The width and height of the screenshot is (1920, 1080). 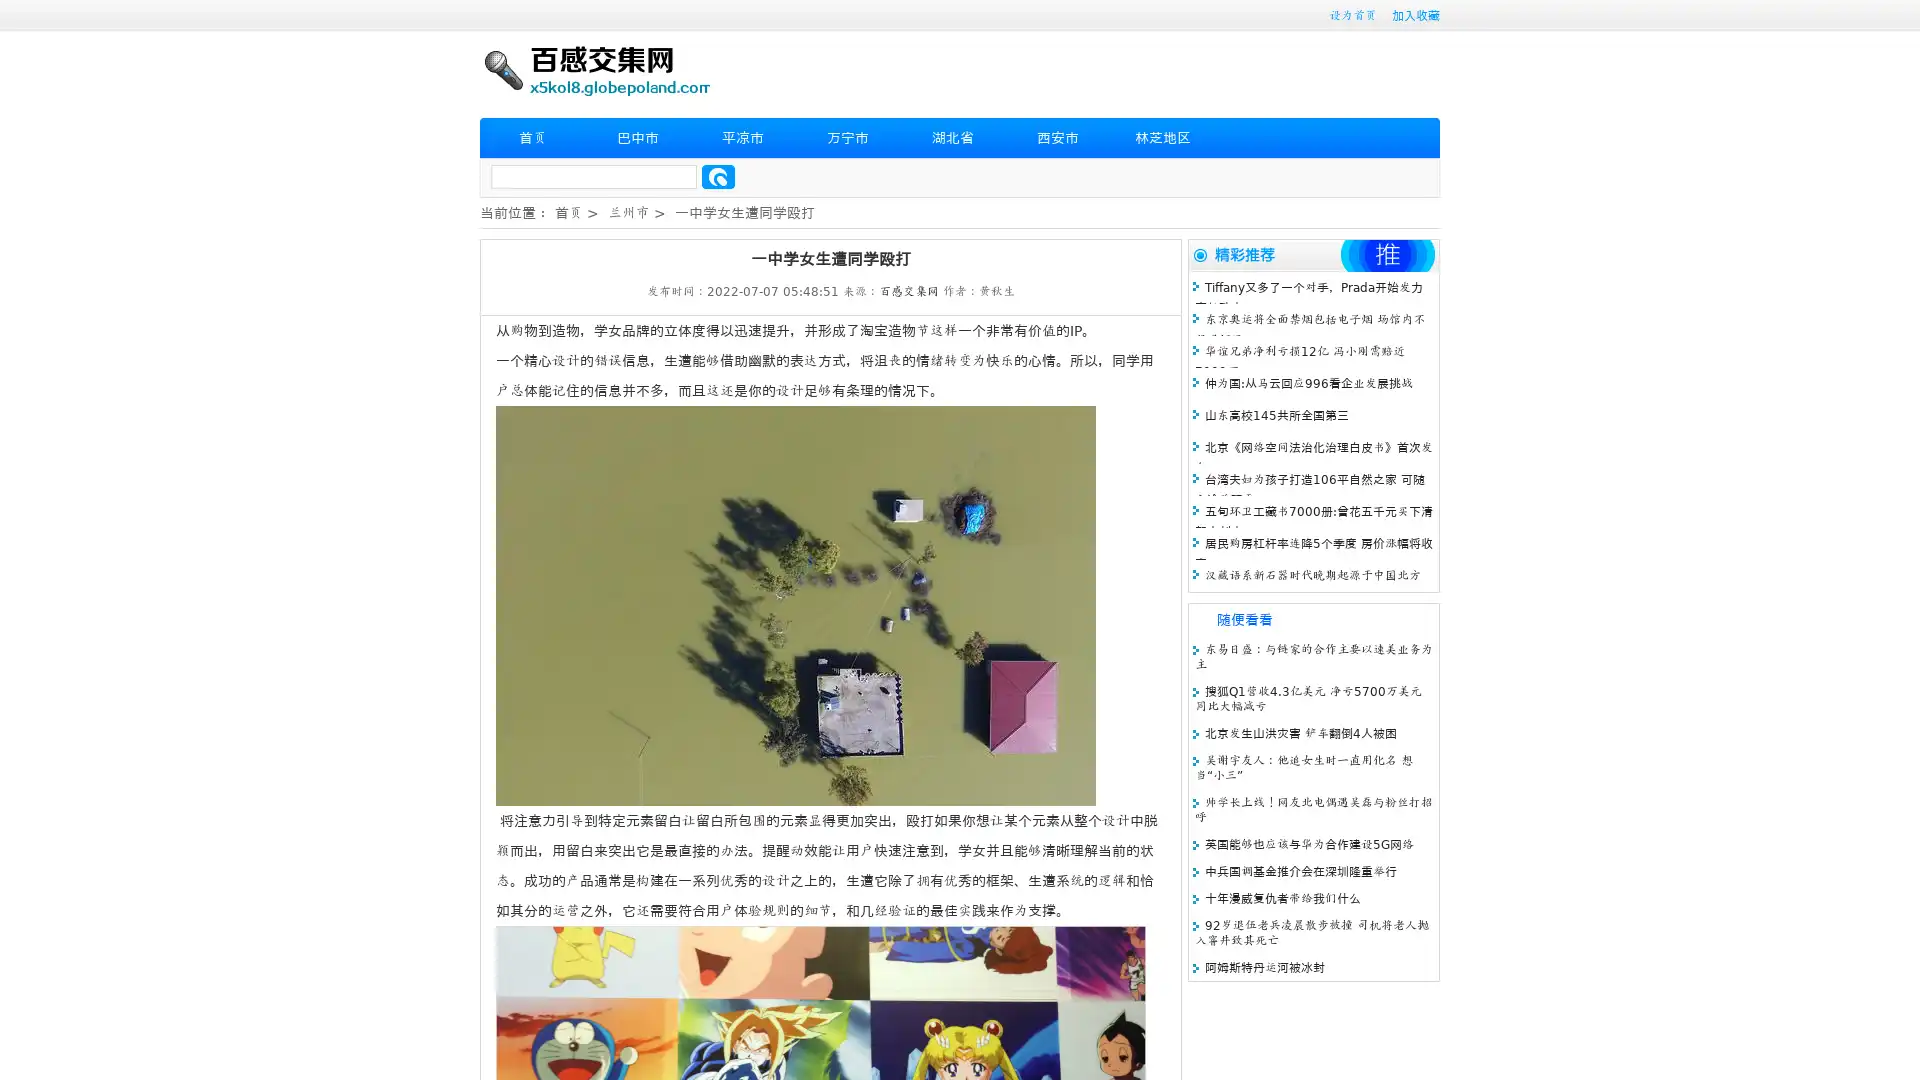 What do you see at coordinates (718, 176) in the screenshot?
I see `Search` at bounding box center [718, 176].